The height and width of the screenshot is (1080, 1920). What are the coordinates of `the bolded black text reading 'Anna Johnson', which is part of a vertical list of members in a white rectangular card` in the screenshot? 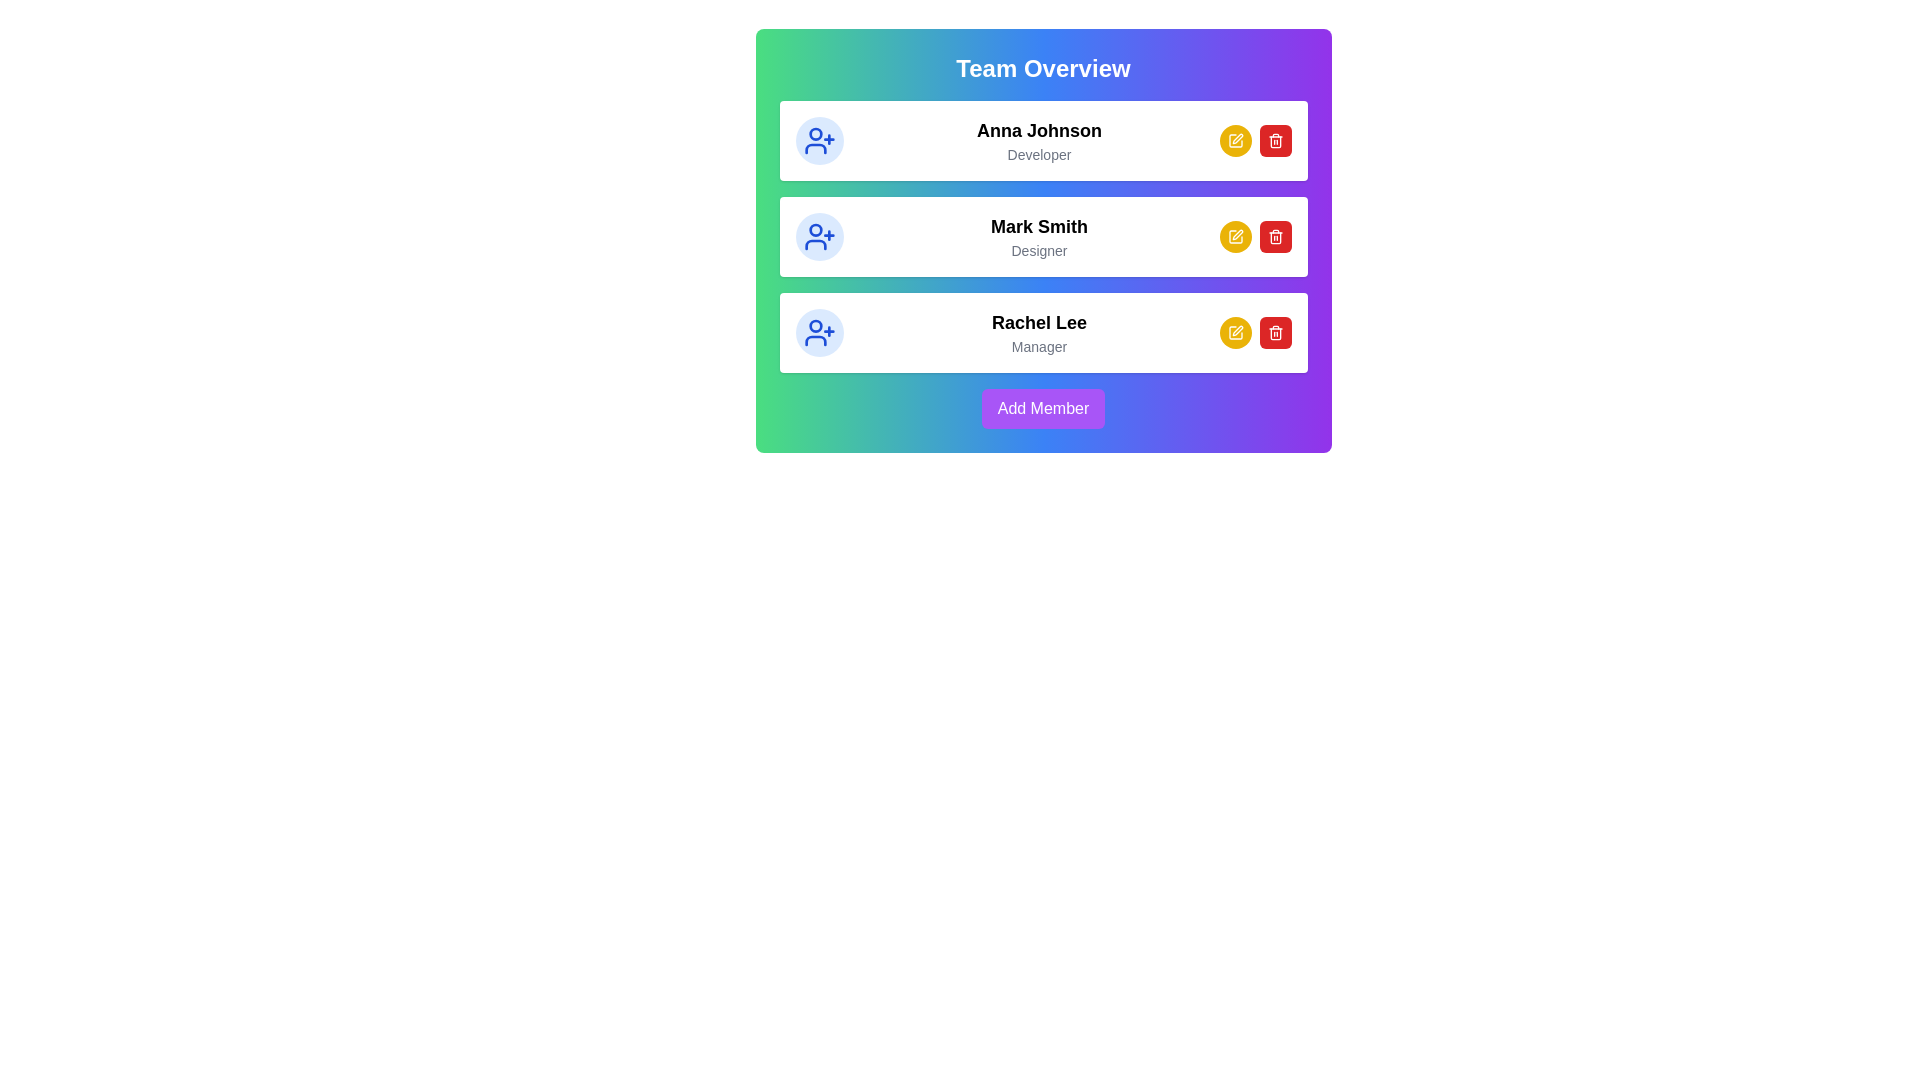 It's located at (1039, 131).